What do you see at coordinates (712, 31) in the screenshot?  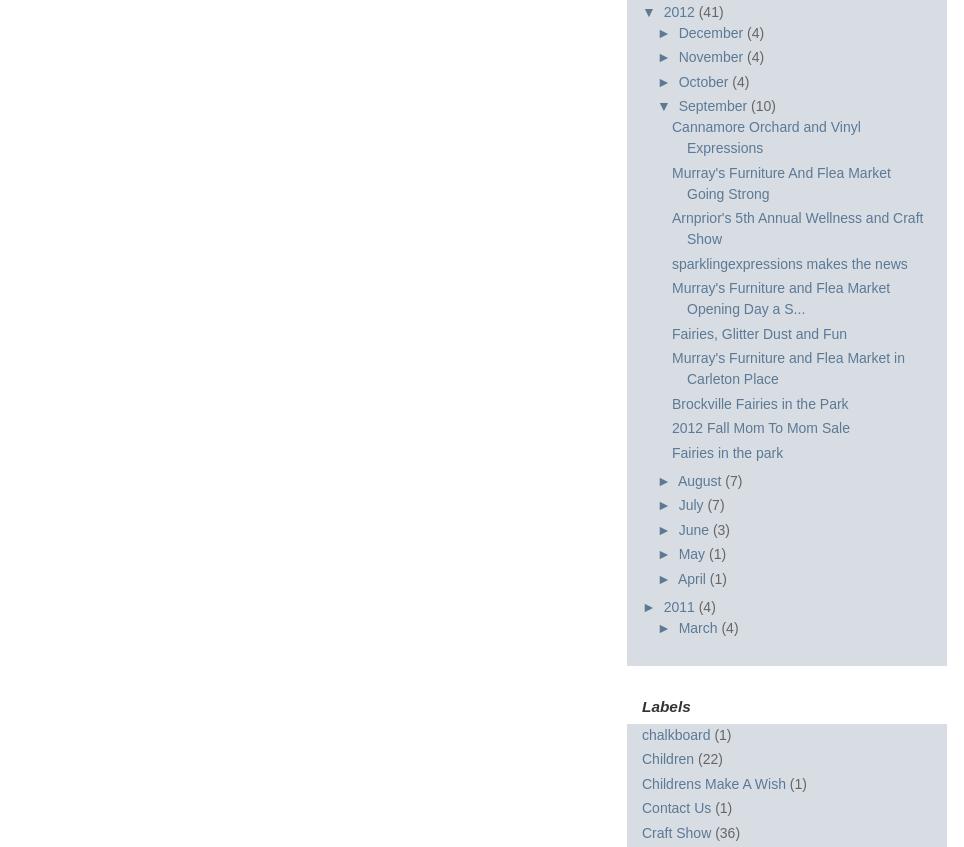 I see `'December'` at bounding box center [712, 31].